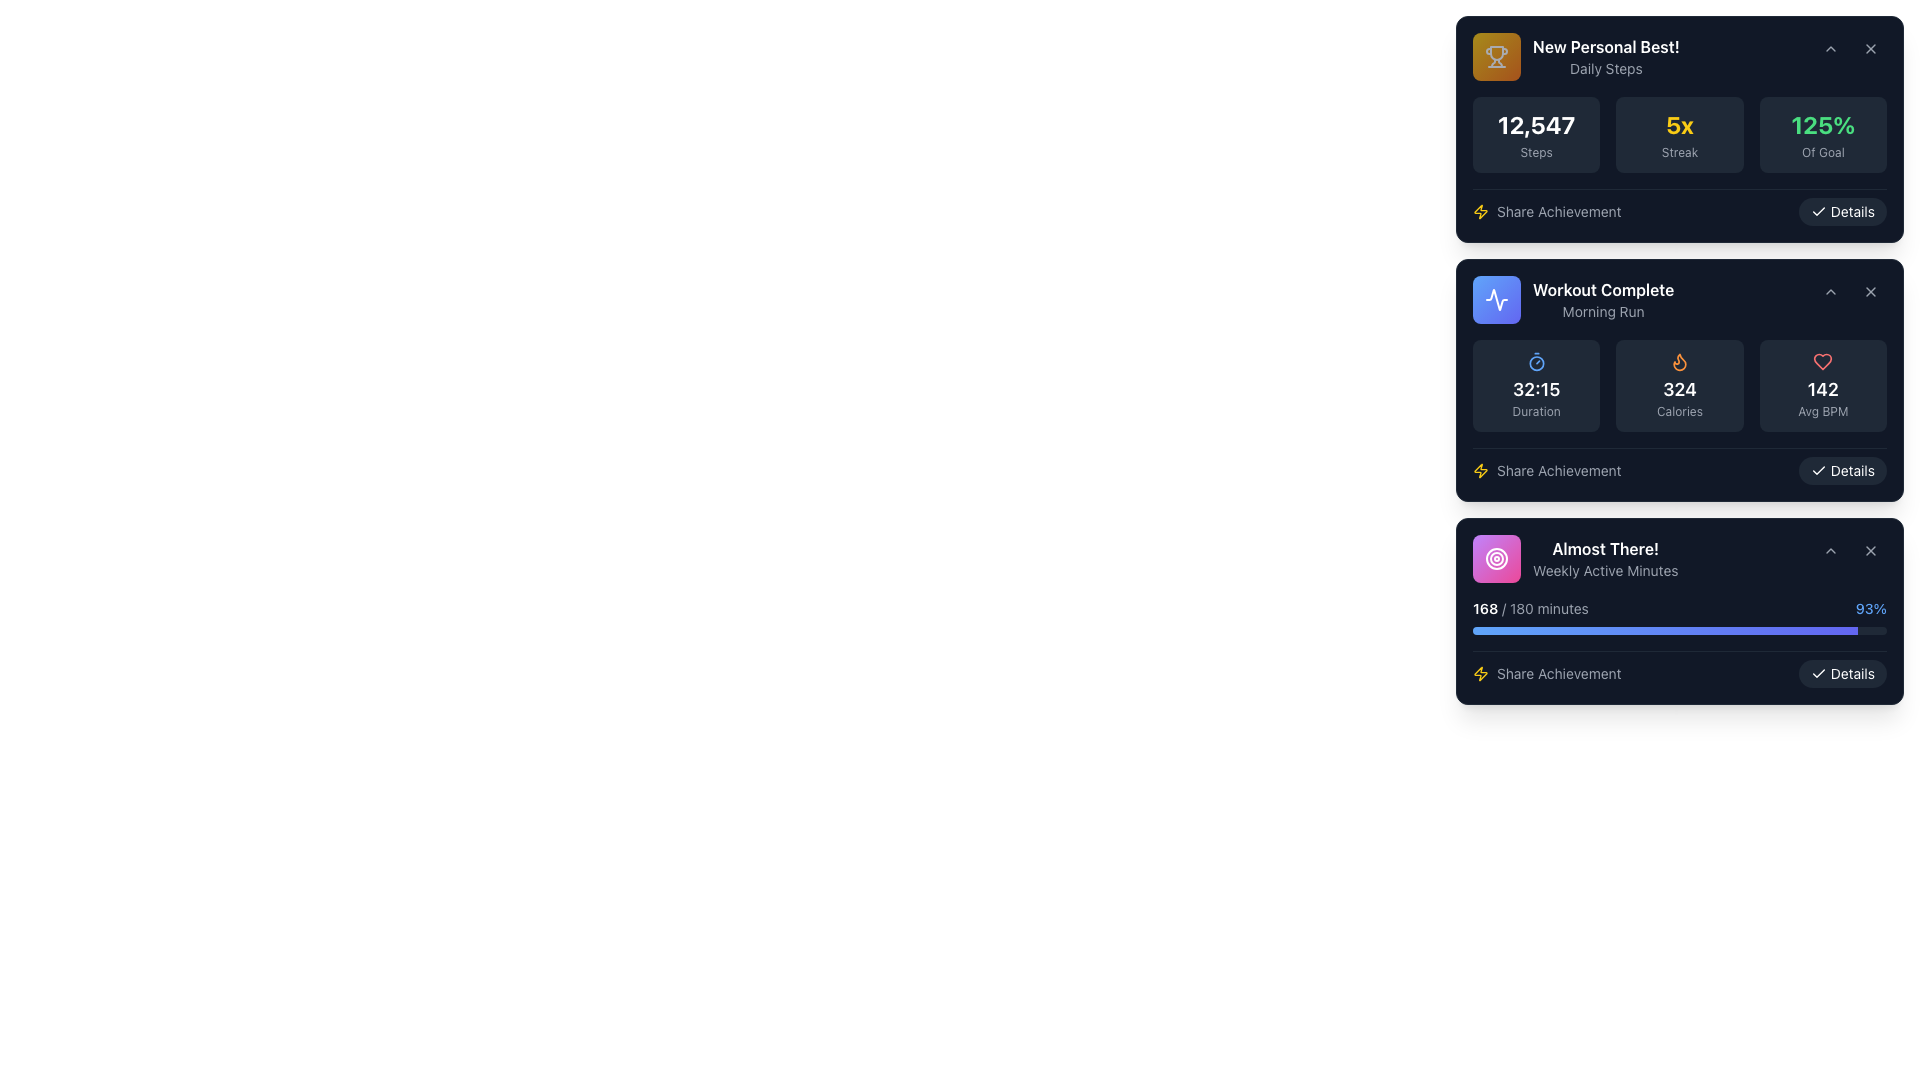  I want to click on the static text displaying the number '180', which indicates the active minutes target, located on the 'Almost There!' card at the bottom right of the interface, so click(1520, 607).